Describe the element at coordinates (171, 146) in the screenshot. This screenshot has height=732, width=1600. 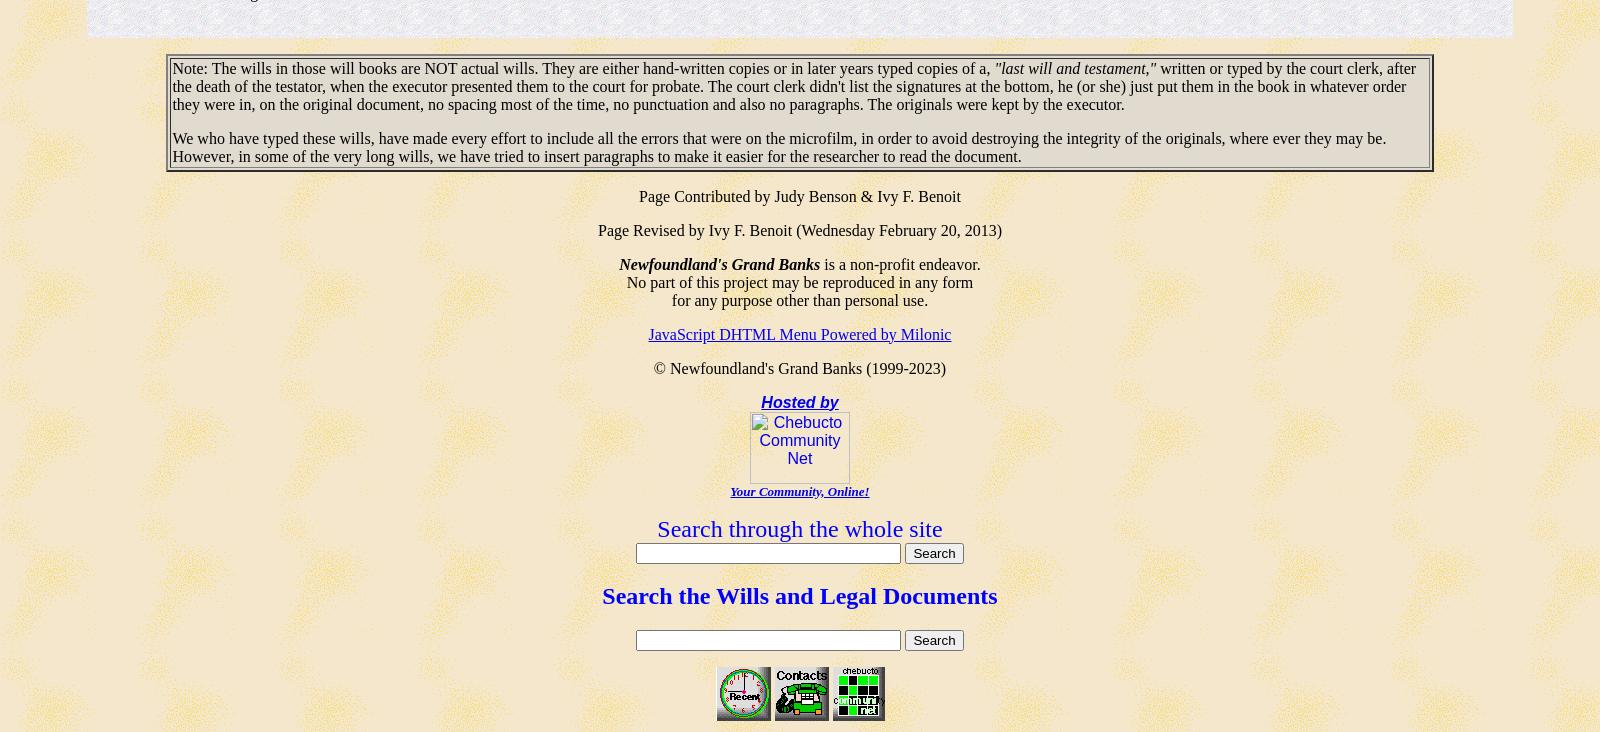
I see `'We who have typed these wills, have made every effort to include all the errors that were on the microfilm, in order to avoid destroying the integrity of the originals, where ever they may be. However, in some of the very long wills, we have tried to insert paragraphs to make it easier for the researcher to read the document.'` at that location.